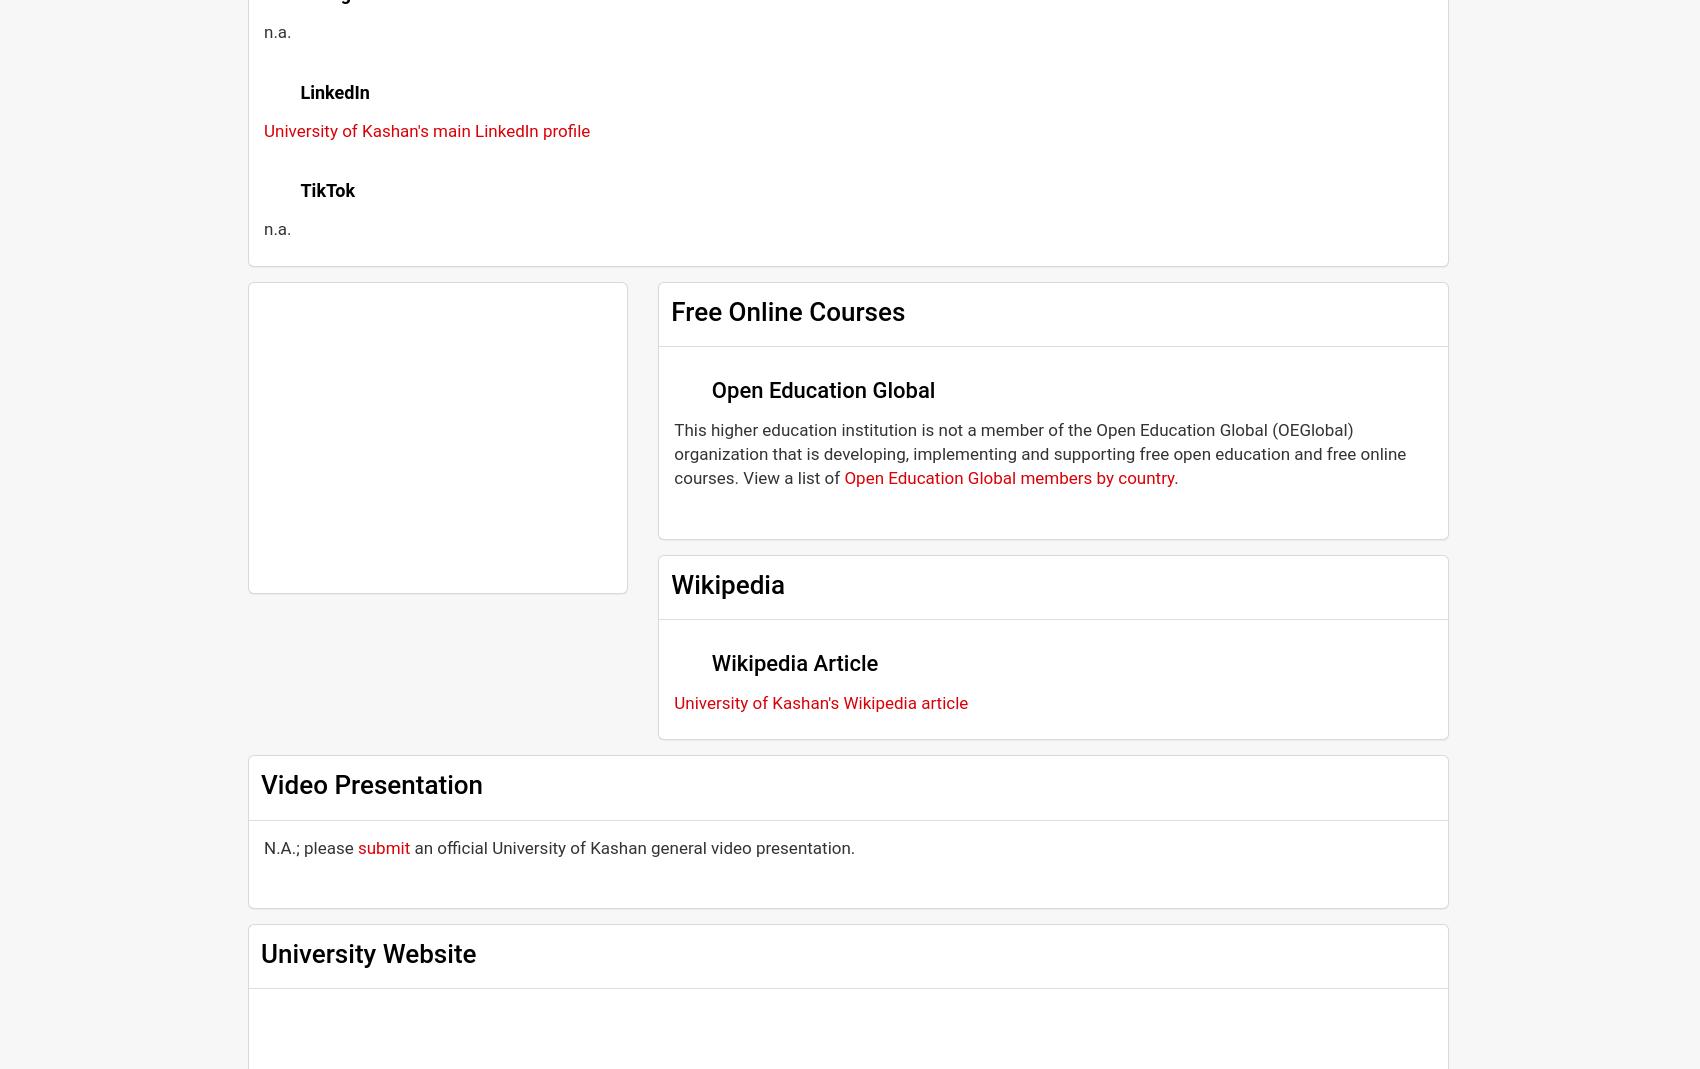  I want to click on 'LinkedIn', so click(333, 90).